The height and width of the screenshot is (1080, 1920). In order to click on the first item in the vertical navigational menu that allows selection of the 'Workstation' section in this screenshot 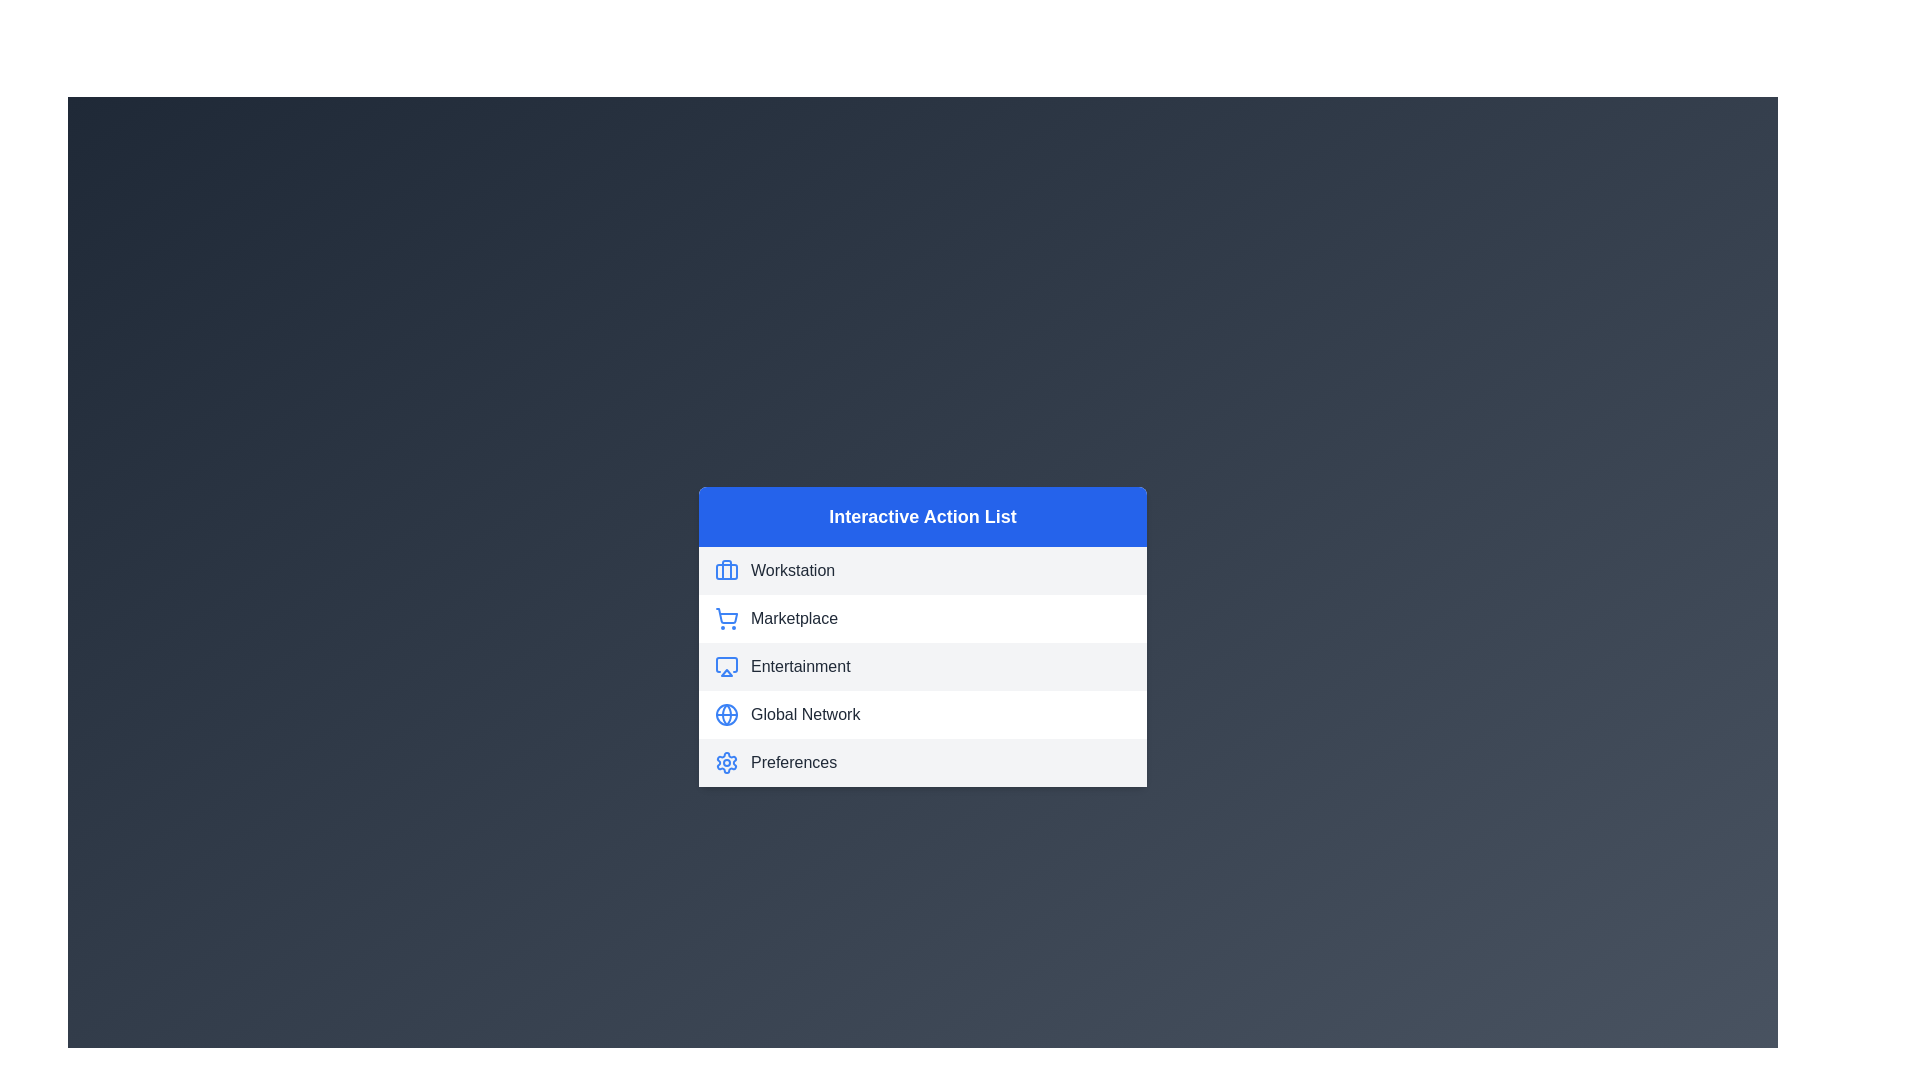, I will do `click(921, 570)`.